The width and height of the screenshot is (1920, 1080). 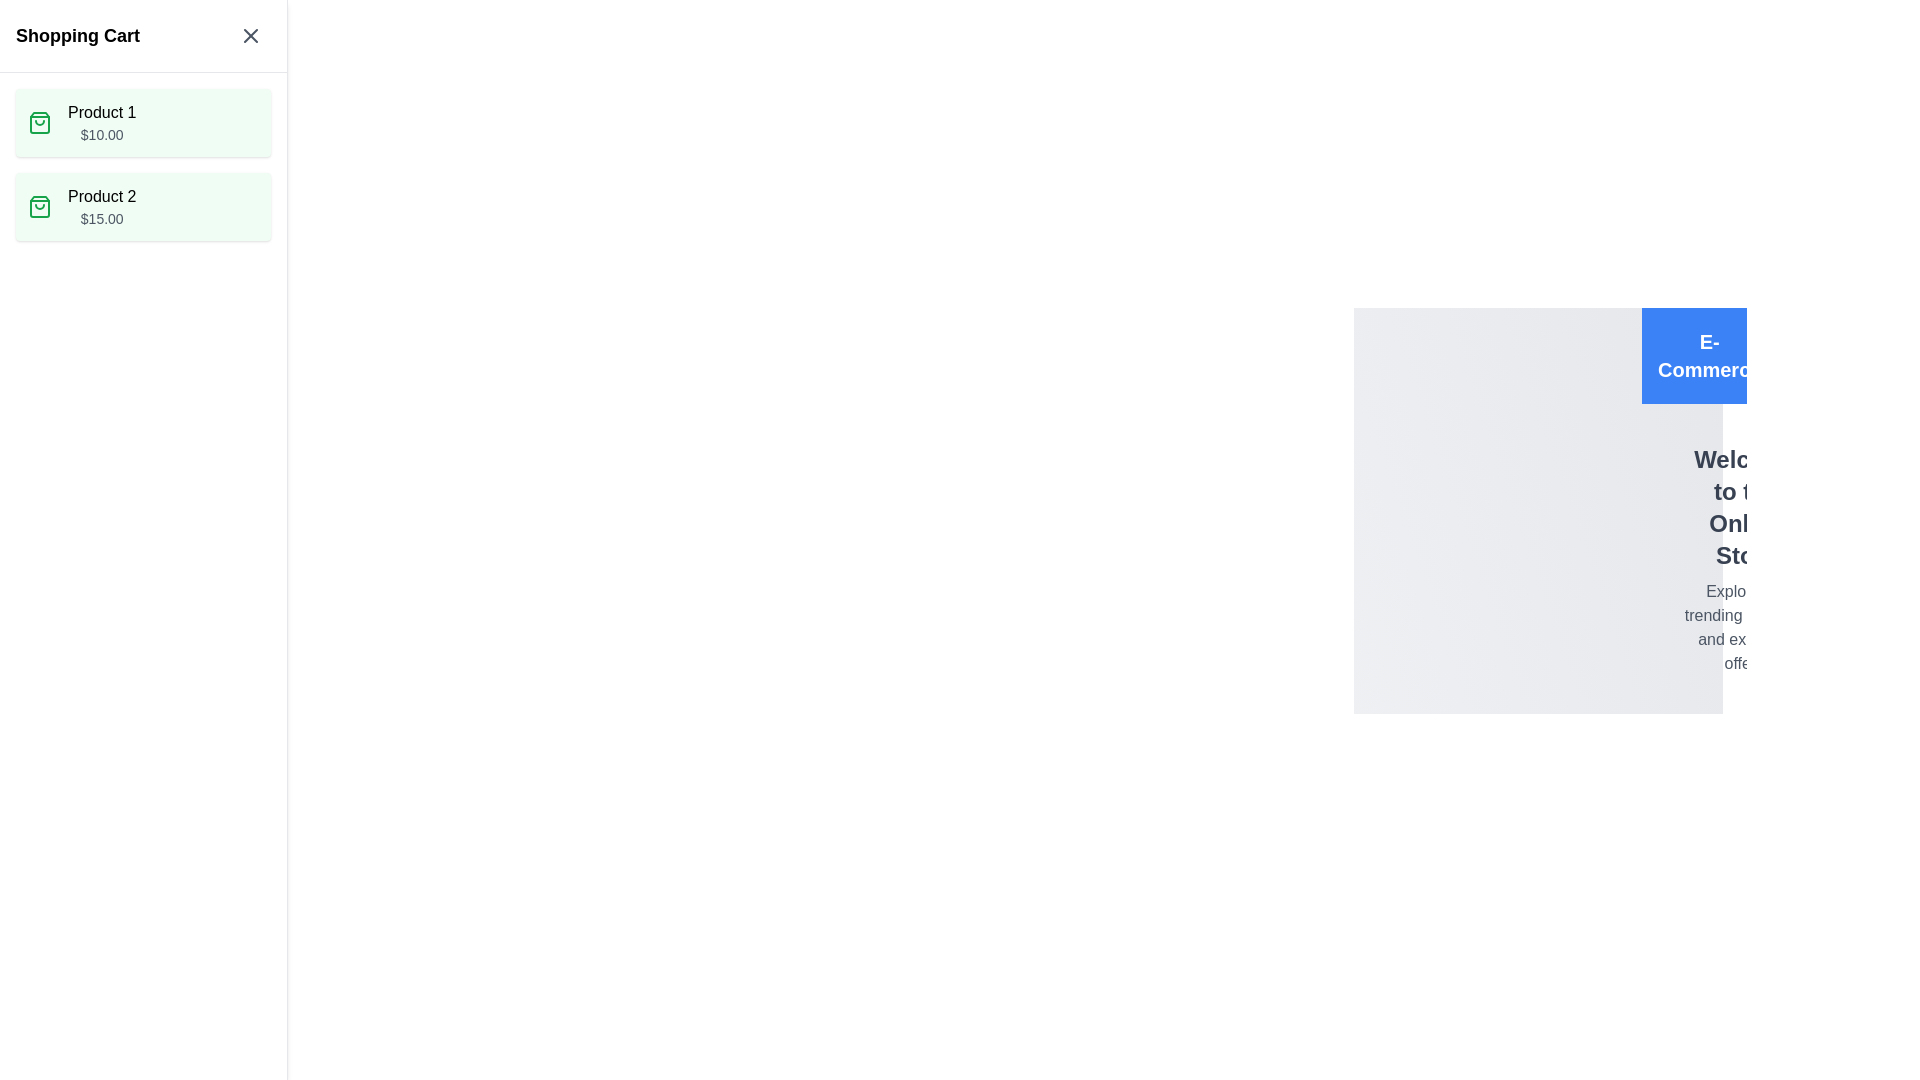 What do you see at coordinates (101, 219) in the screenshot?
I see `the price indicator text label located under the 'Product 2' section in the shopping cart interface` at bounding box center [101, 219].